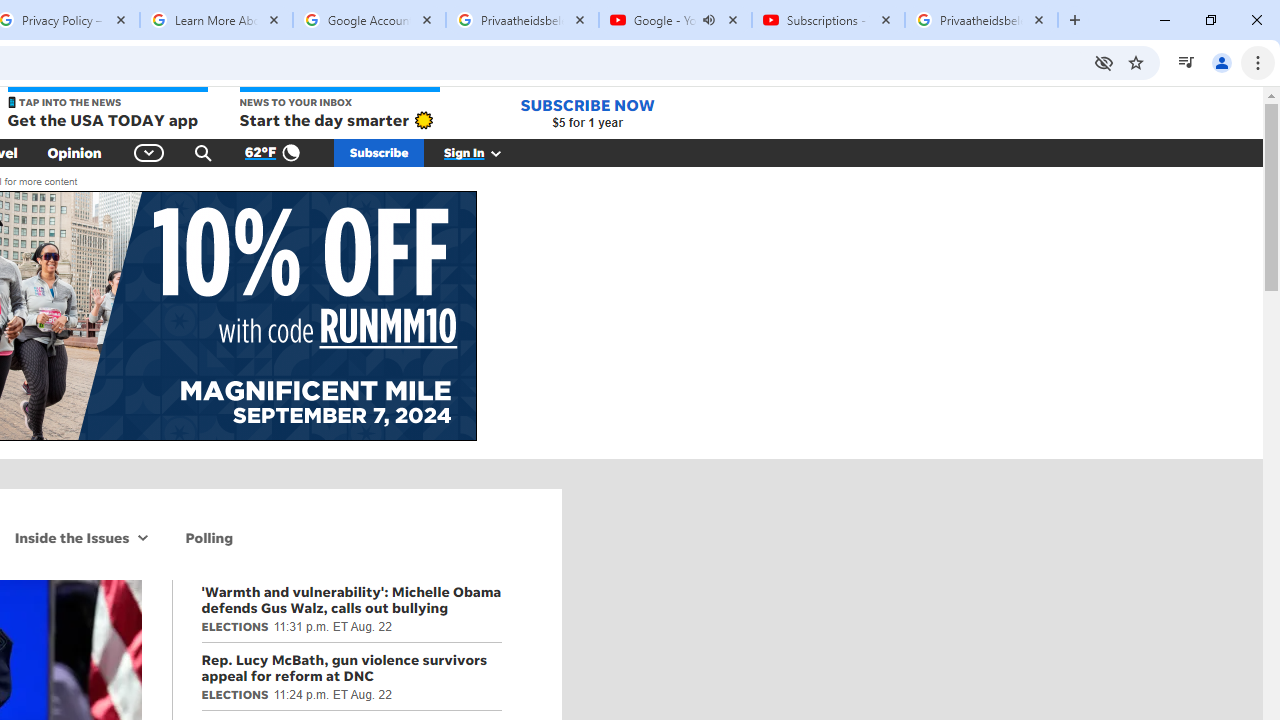 The image size is (1280, 720). I want to click on 'Google - YouTube - Audio playing', so click(675, 20).